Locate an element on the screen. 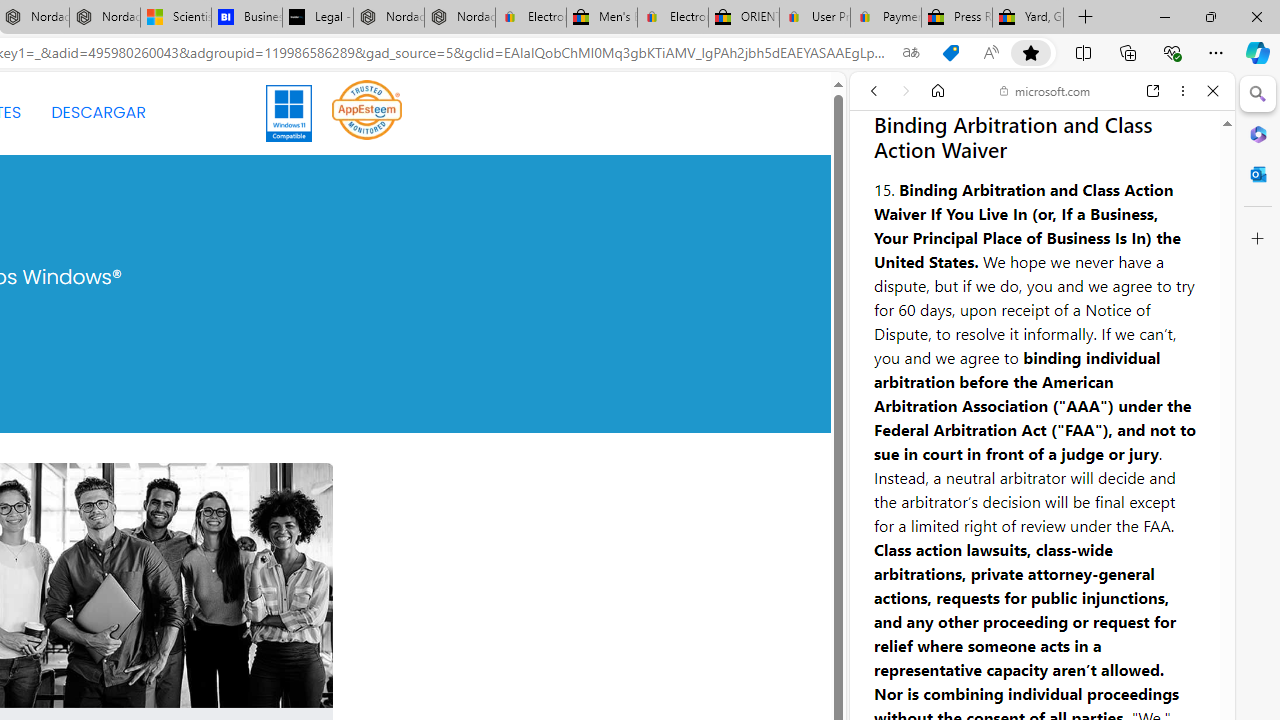 The image size is (1280, 720). 'microsoft.com' is located at coordinates (1044, 91).